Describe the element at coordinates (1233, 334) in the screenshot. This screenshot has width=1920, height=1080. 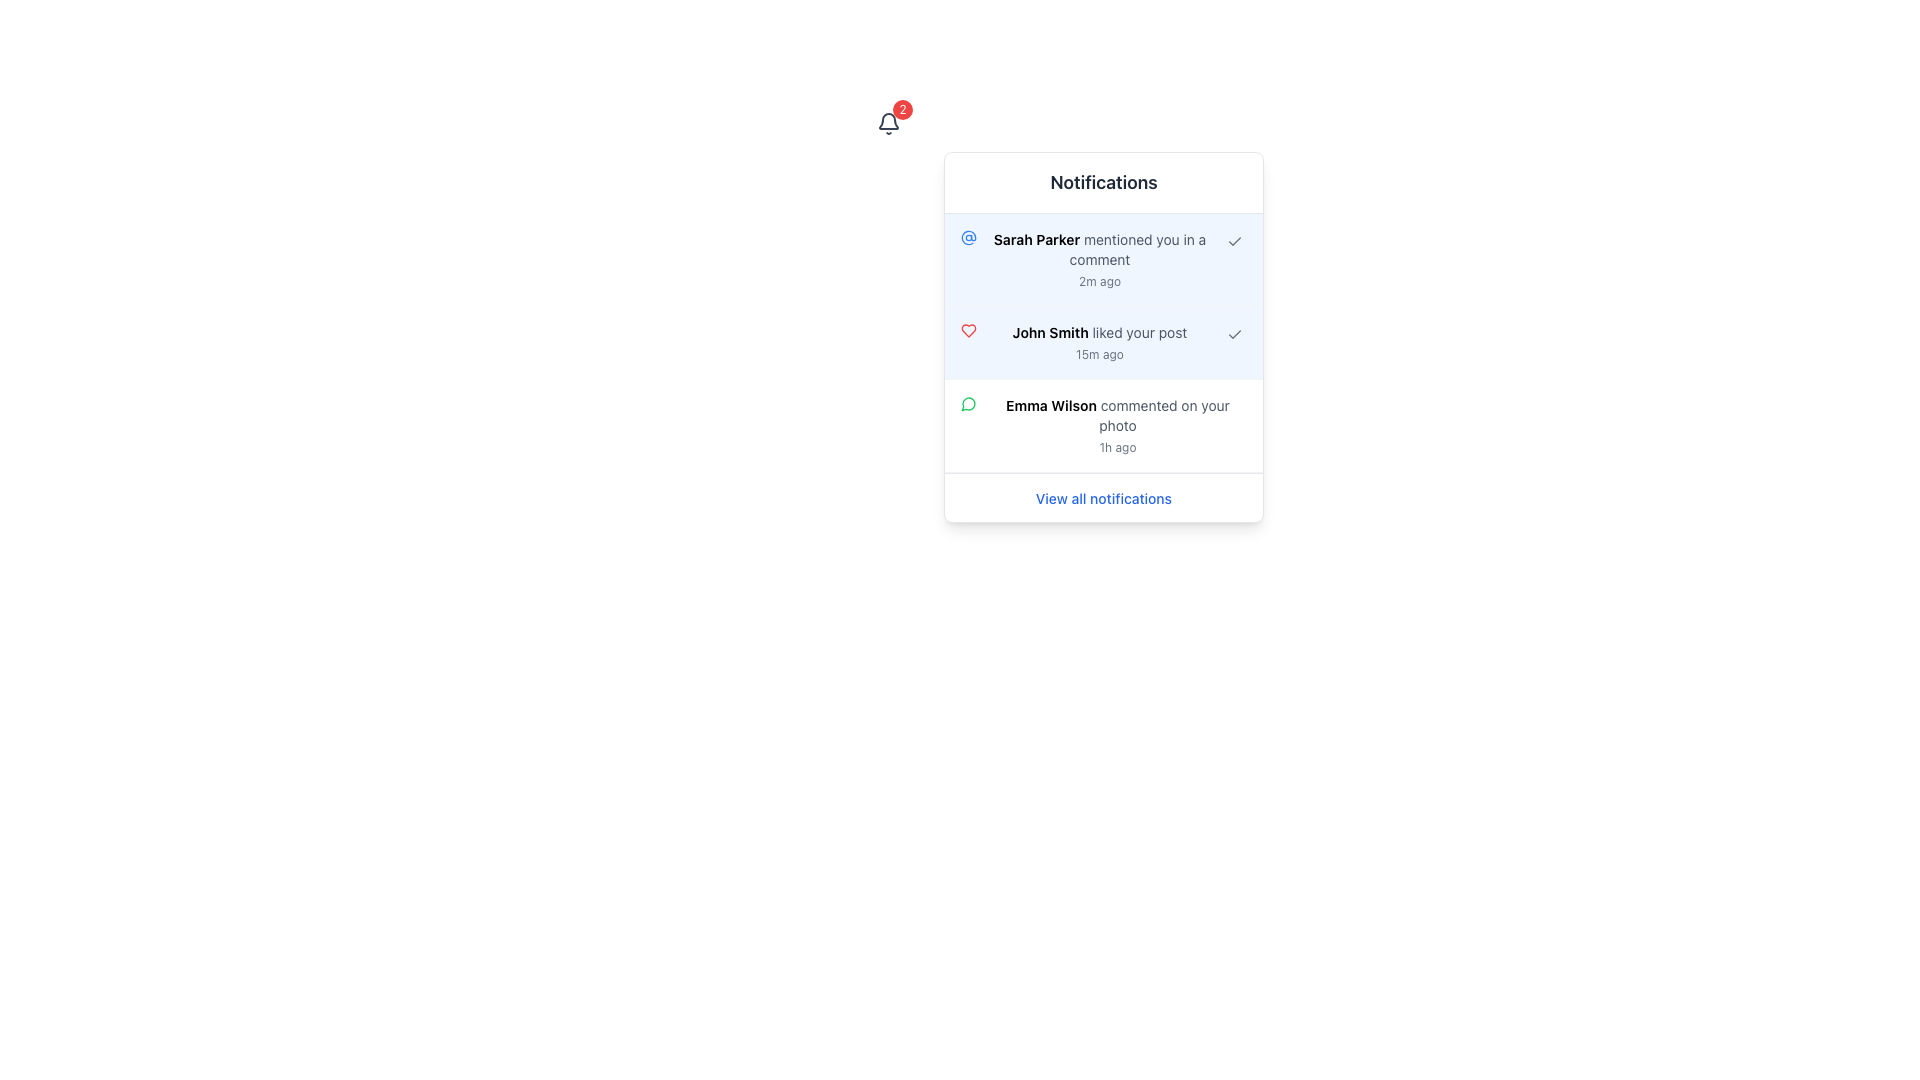
I see `the button on the far right of the notification entry "John Smith liked your post 15m ago" to mark the notification as read` at that location.